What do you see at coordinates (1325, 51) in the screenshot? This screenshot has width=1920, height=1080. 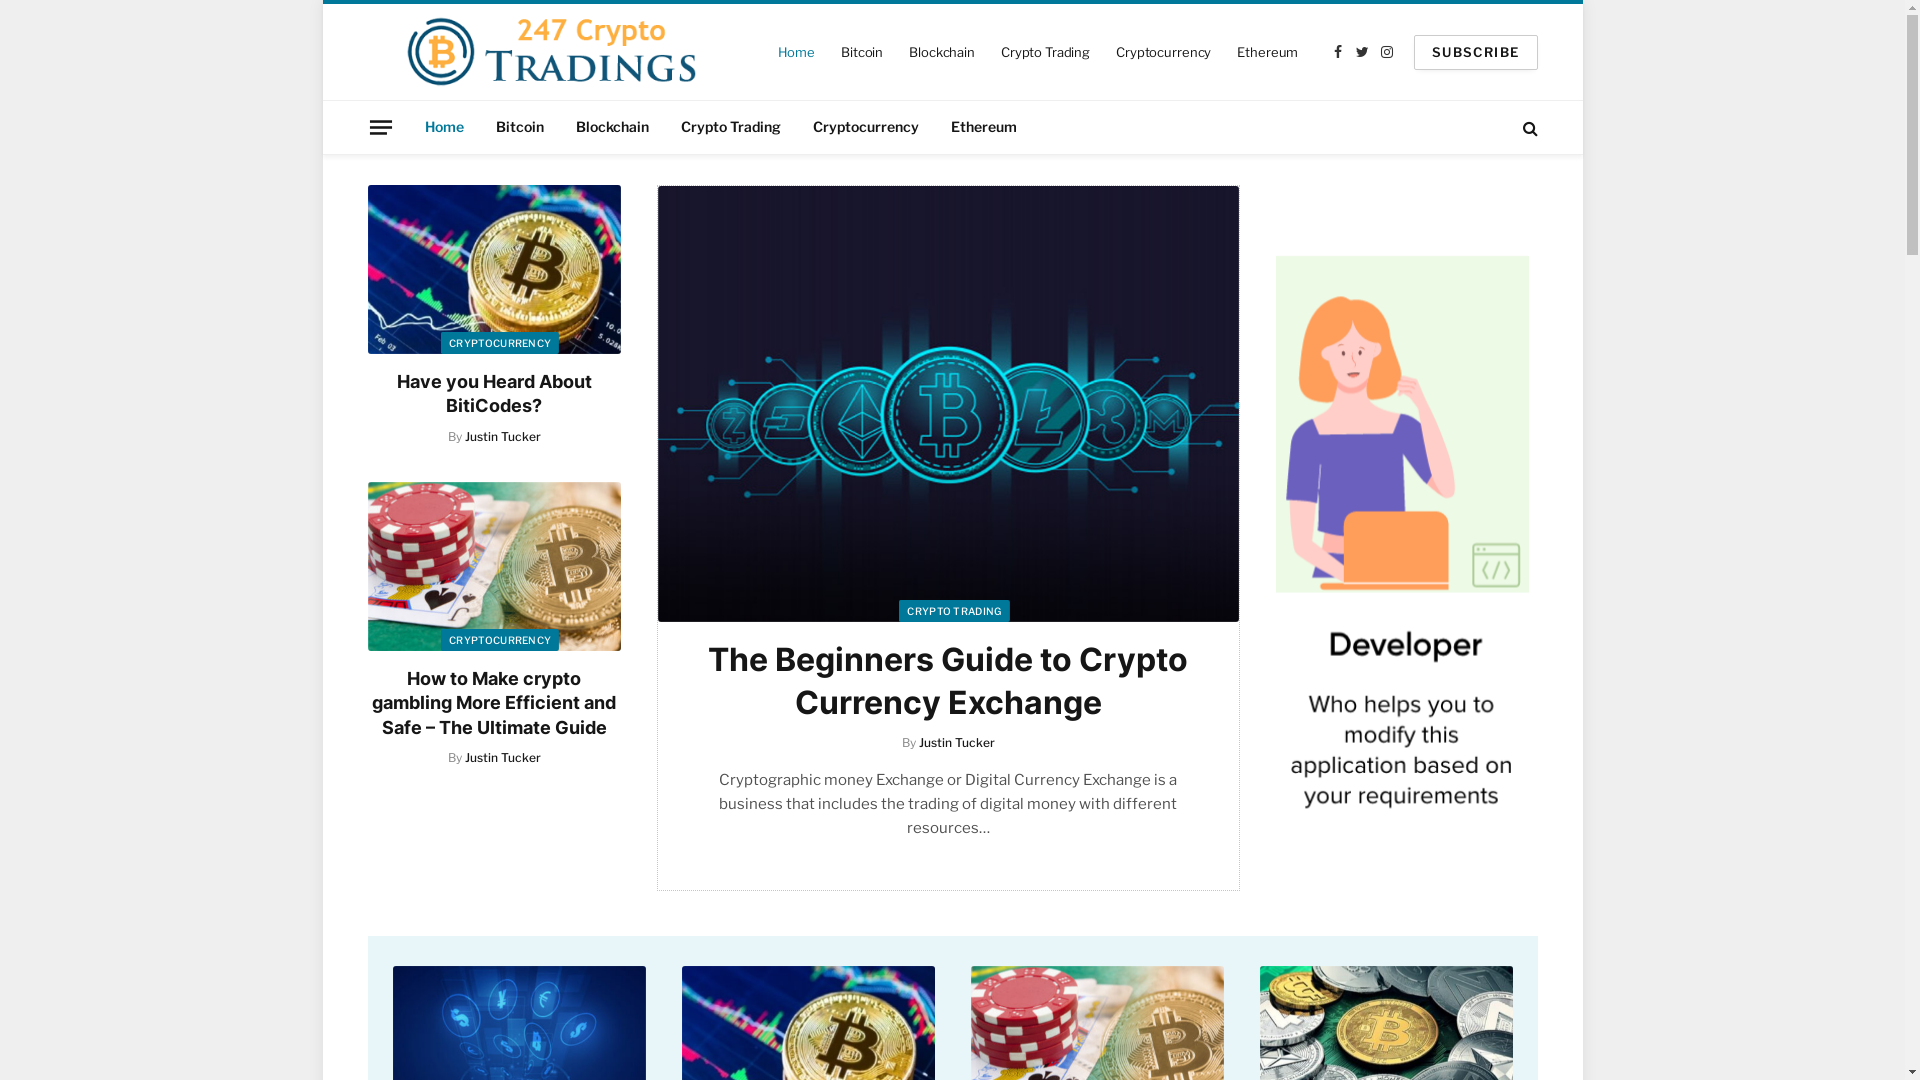 I see `'Facebook'` at bounding box center [1325, 51].